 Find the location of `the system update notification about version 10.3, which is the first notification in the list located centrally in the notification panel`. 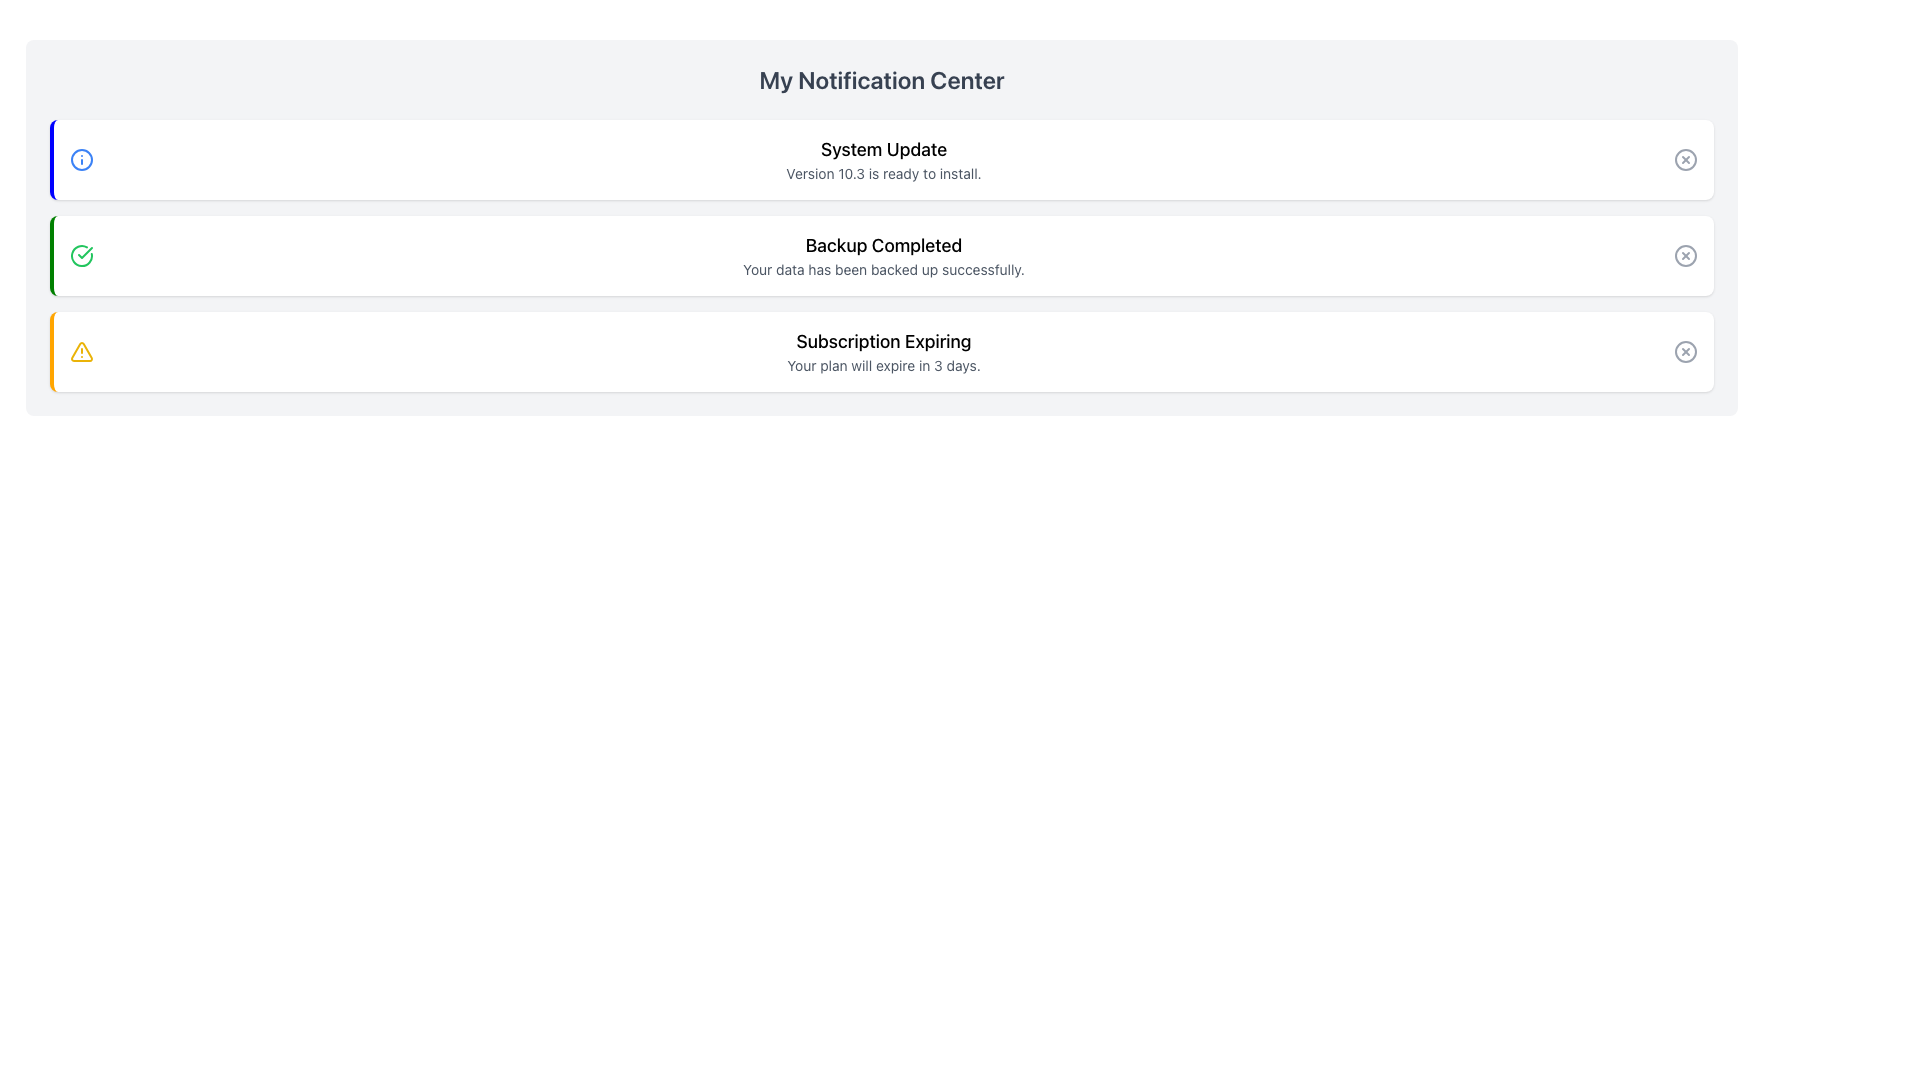

the system update notification about version 10.3, which is the first notification in the list located centrally in the notification panel is located at coordinates (881, 158).